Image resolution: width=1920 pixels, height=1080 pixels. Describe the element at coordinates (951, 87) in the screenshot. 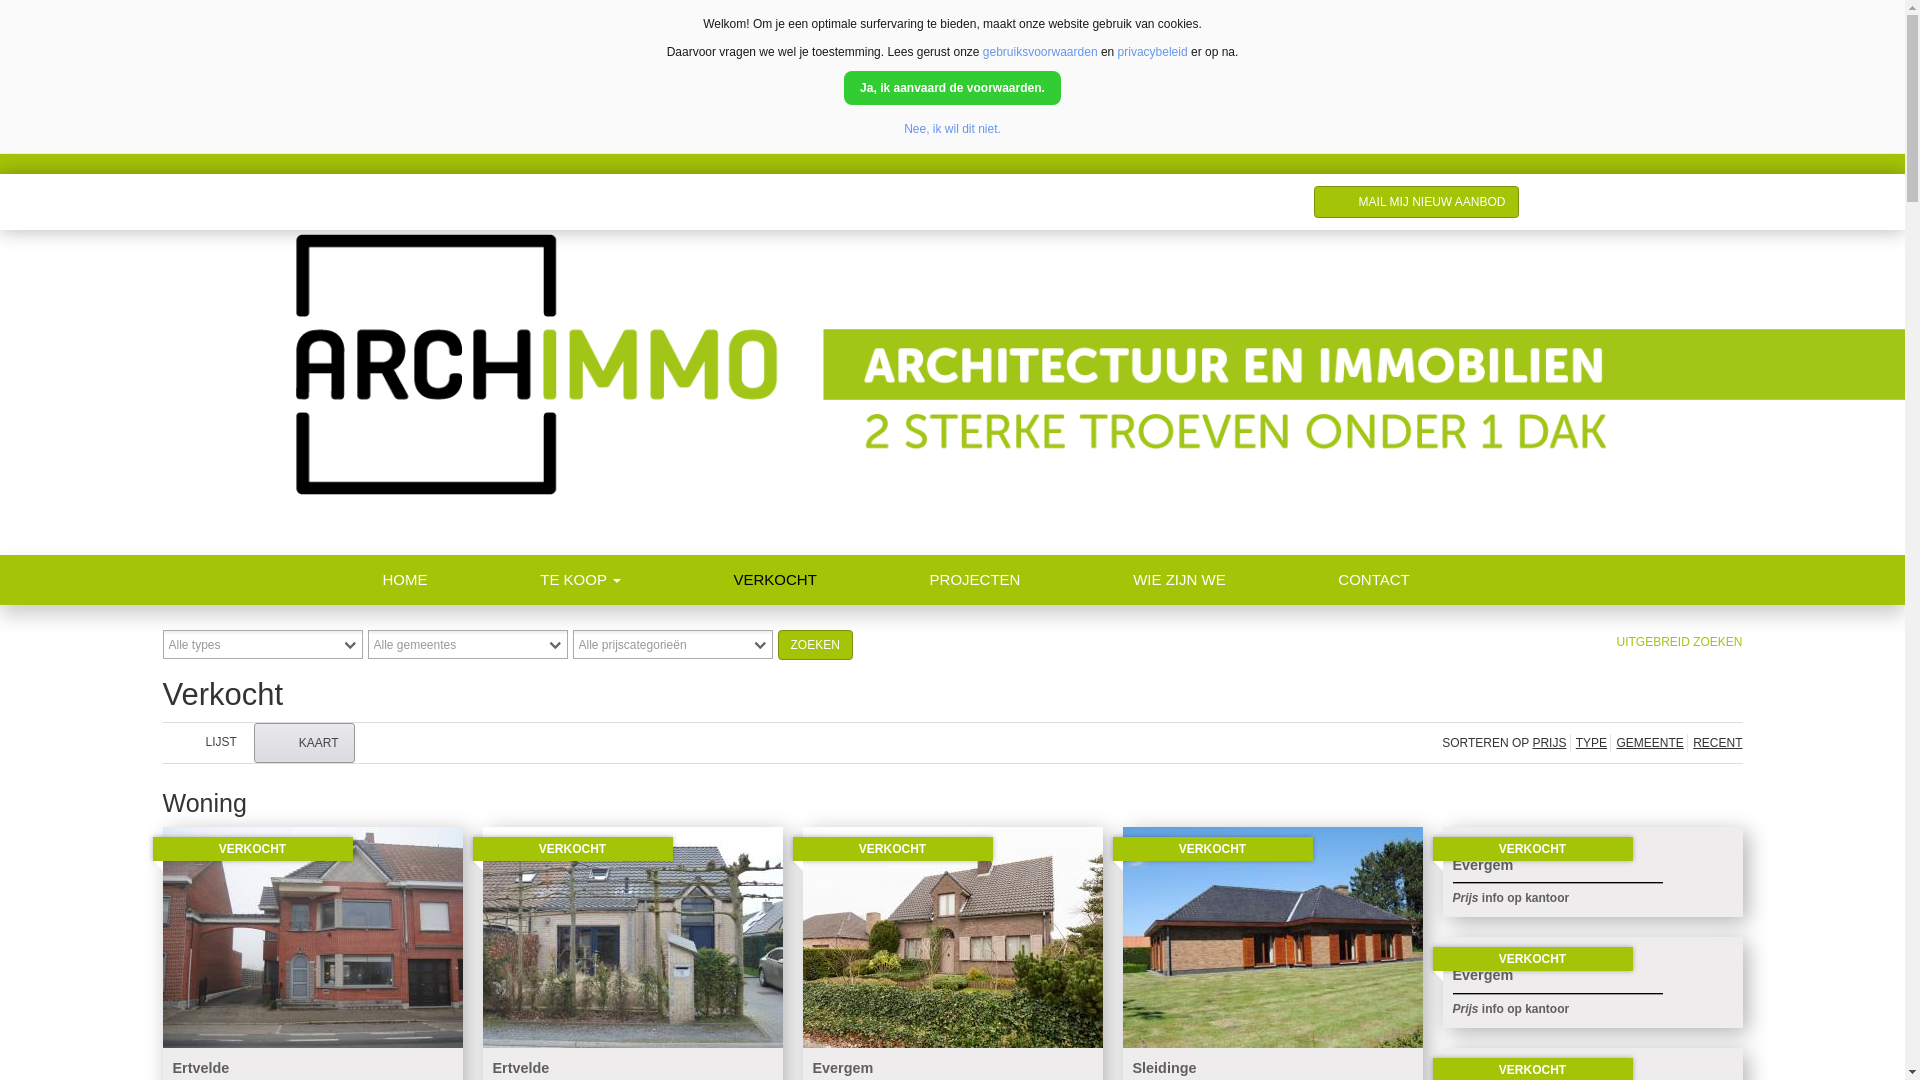

I see `'Ja, ik aanvaard de voorwaarden.'` at that location.